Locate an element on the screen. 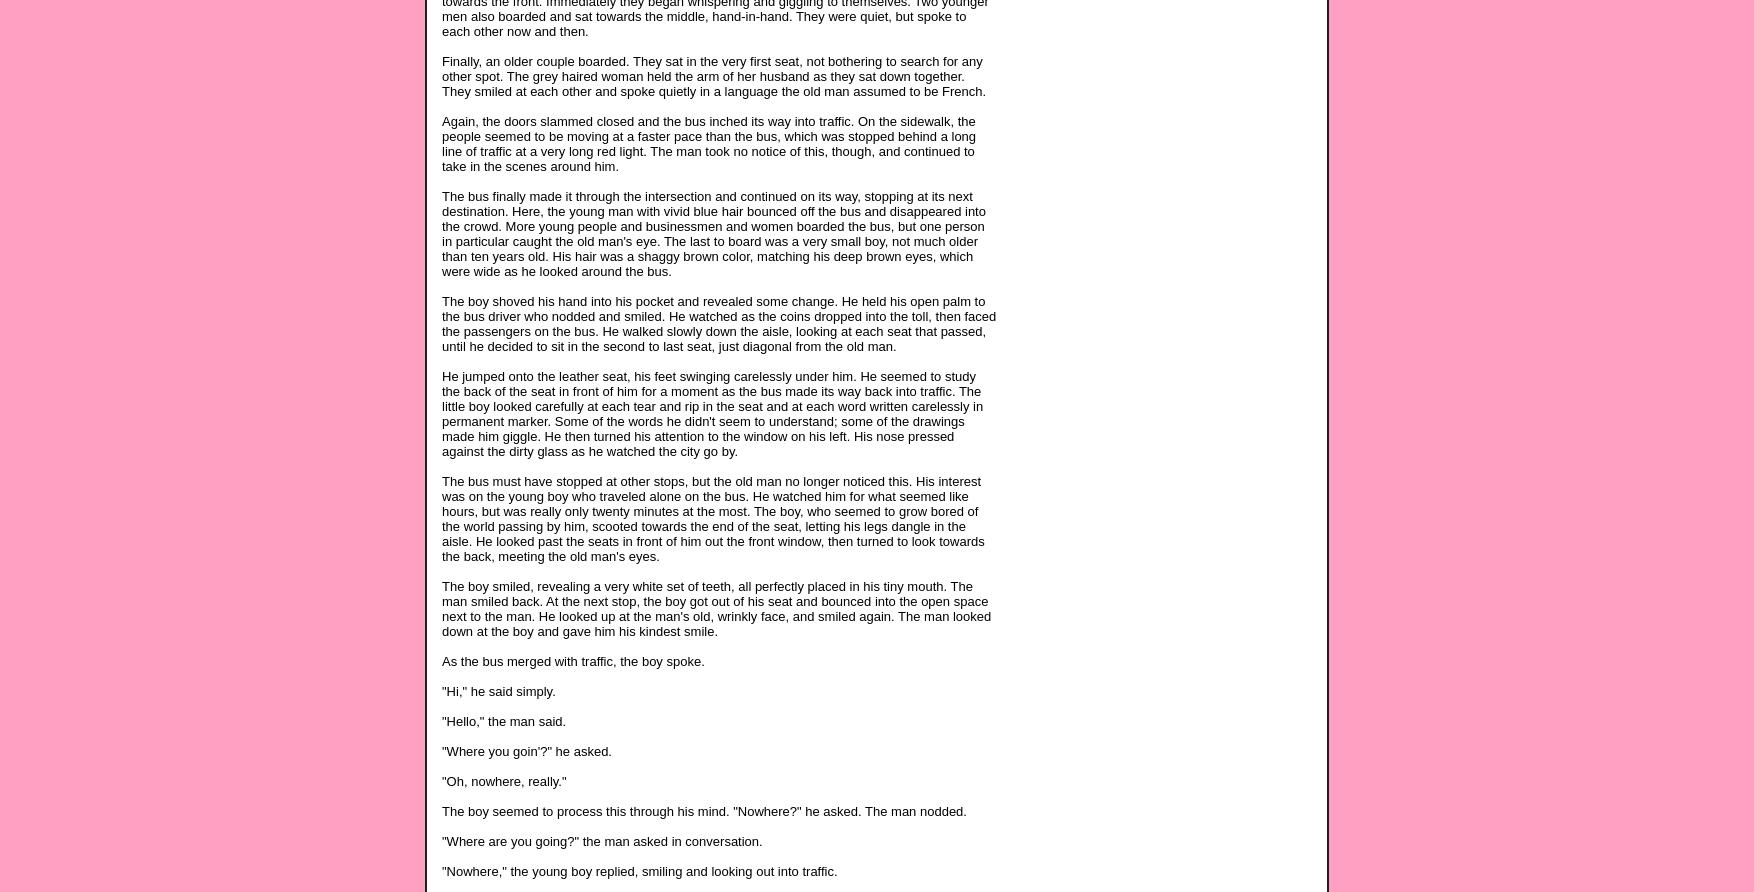 The image size is (1754, 892). 'The bus must have stopped at other stops, but the old man no longer noticed this. His interest was on the young boy who traveled alone on the bus. He watched him for what seemed like hours, but was really only twenty minutes at the most. The boy, who seemed to grow bored of the world passing by him, scooted towards the end of the seat, letting his legs dangle in the aisle. He looked past the seats in front of him out the front window, then turned to look towards the back, meeting the old man's eyes.' is located at coordinates (713, 517).